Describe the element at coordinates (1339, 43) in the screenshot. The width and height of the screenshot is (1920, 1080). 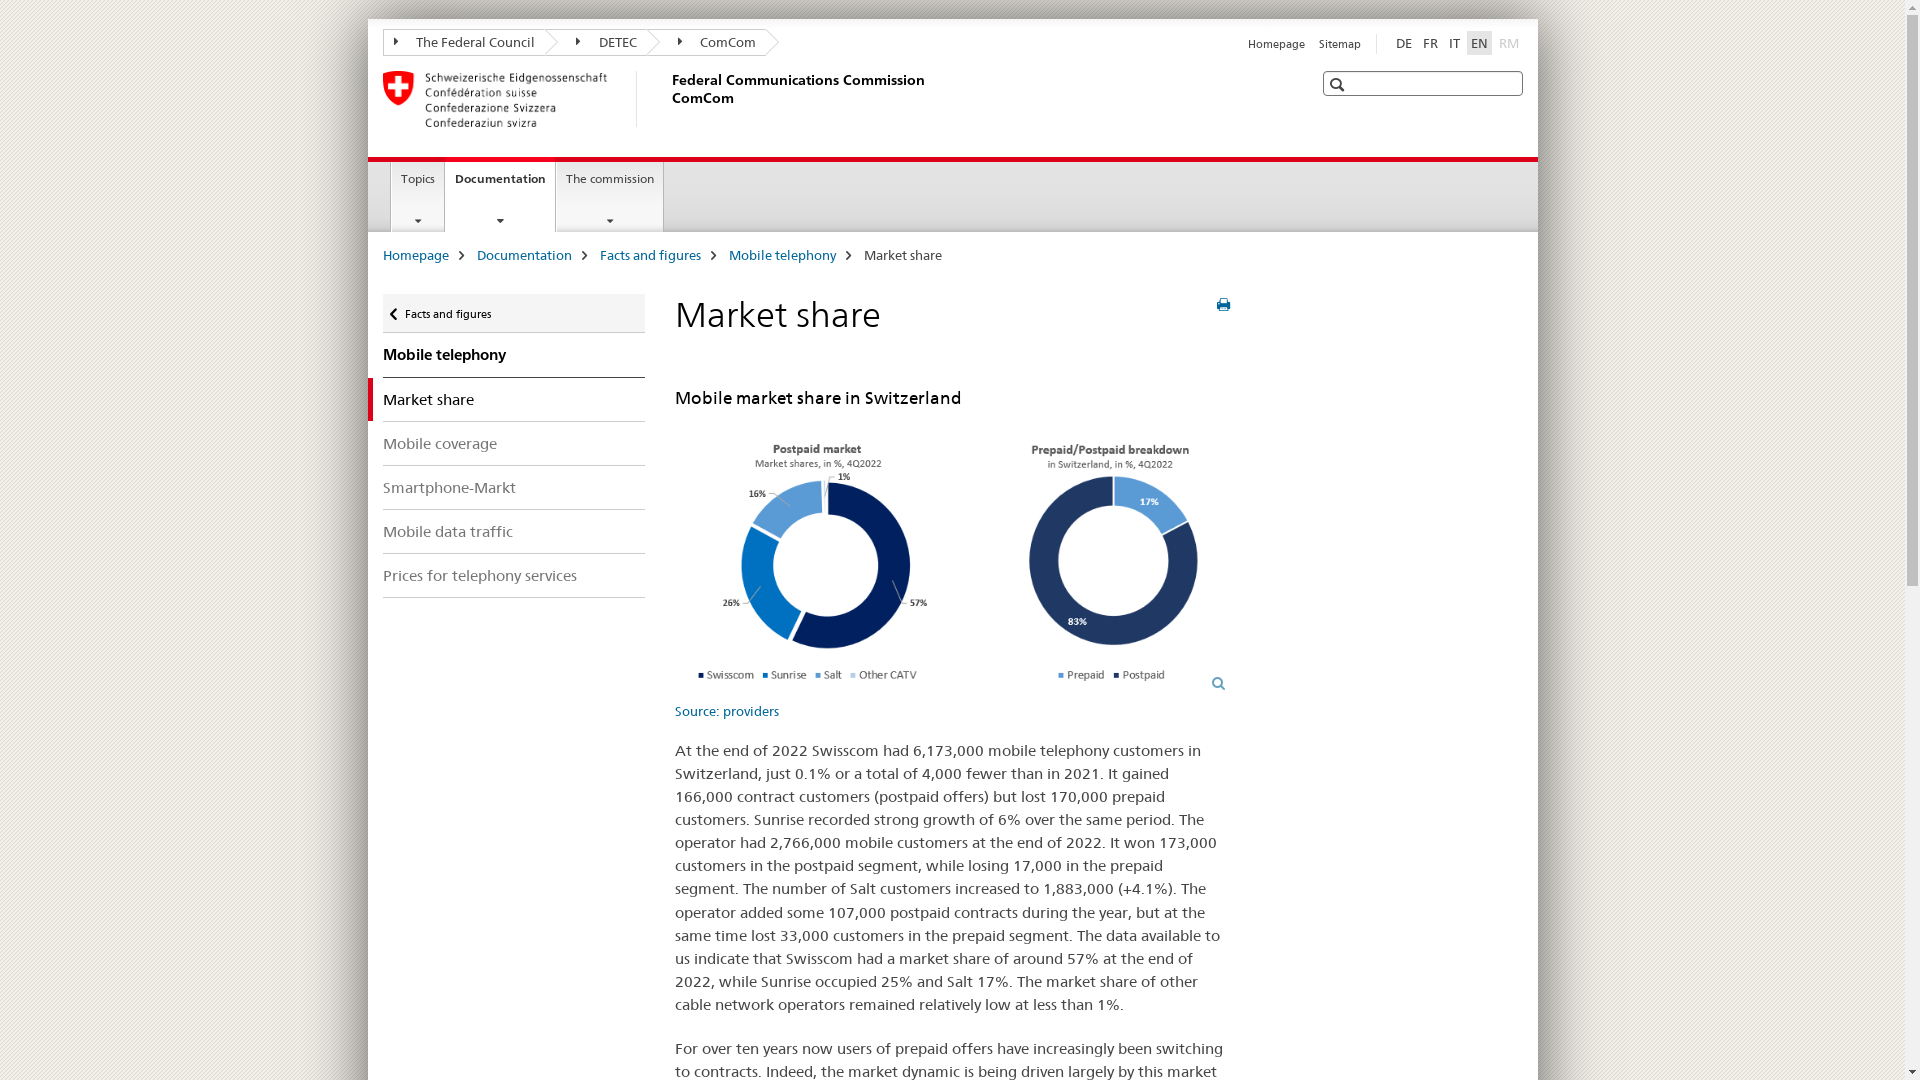
I see `'Sitemap'` at that location.